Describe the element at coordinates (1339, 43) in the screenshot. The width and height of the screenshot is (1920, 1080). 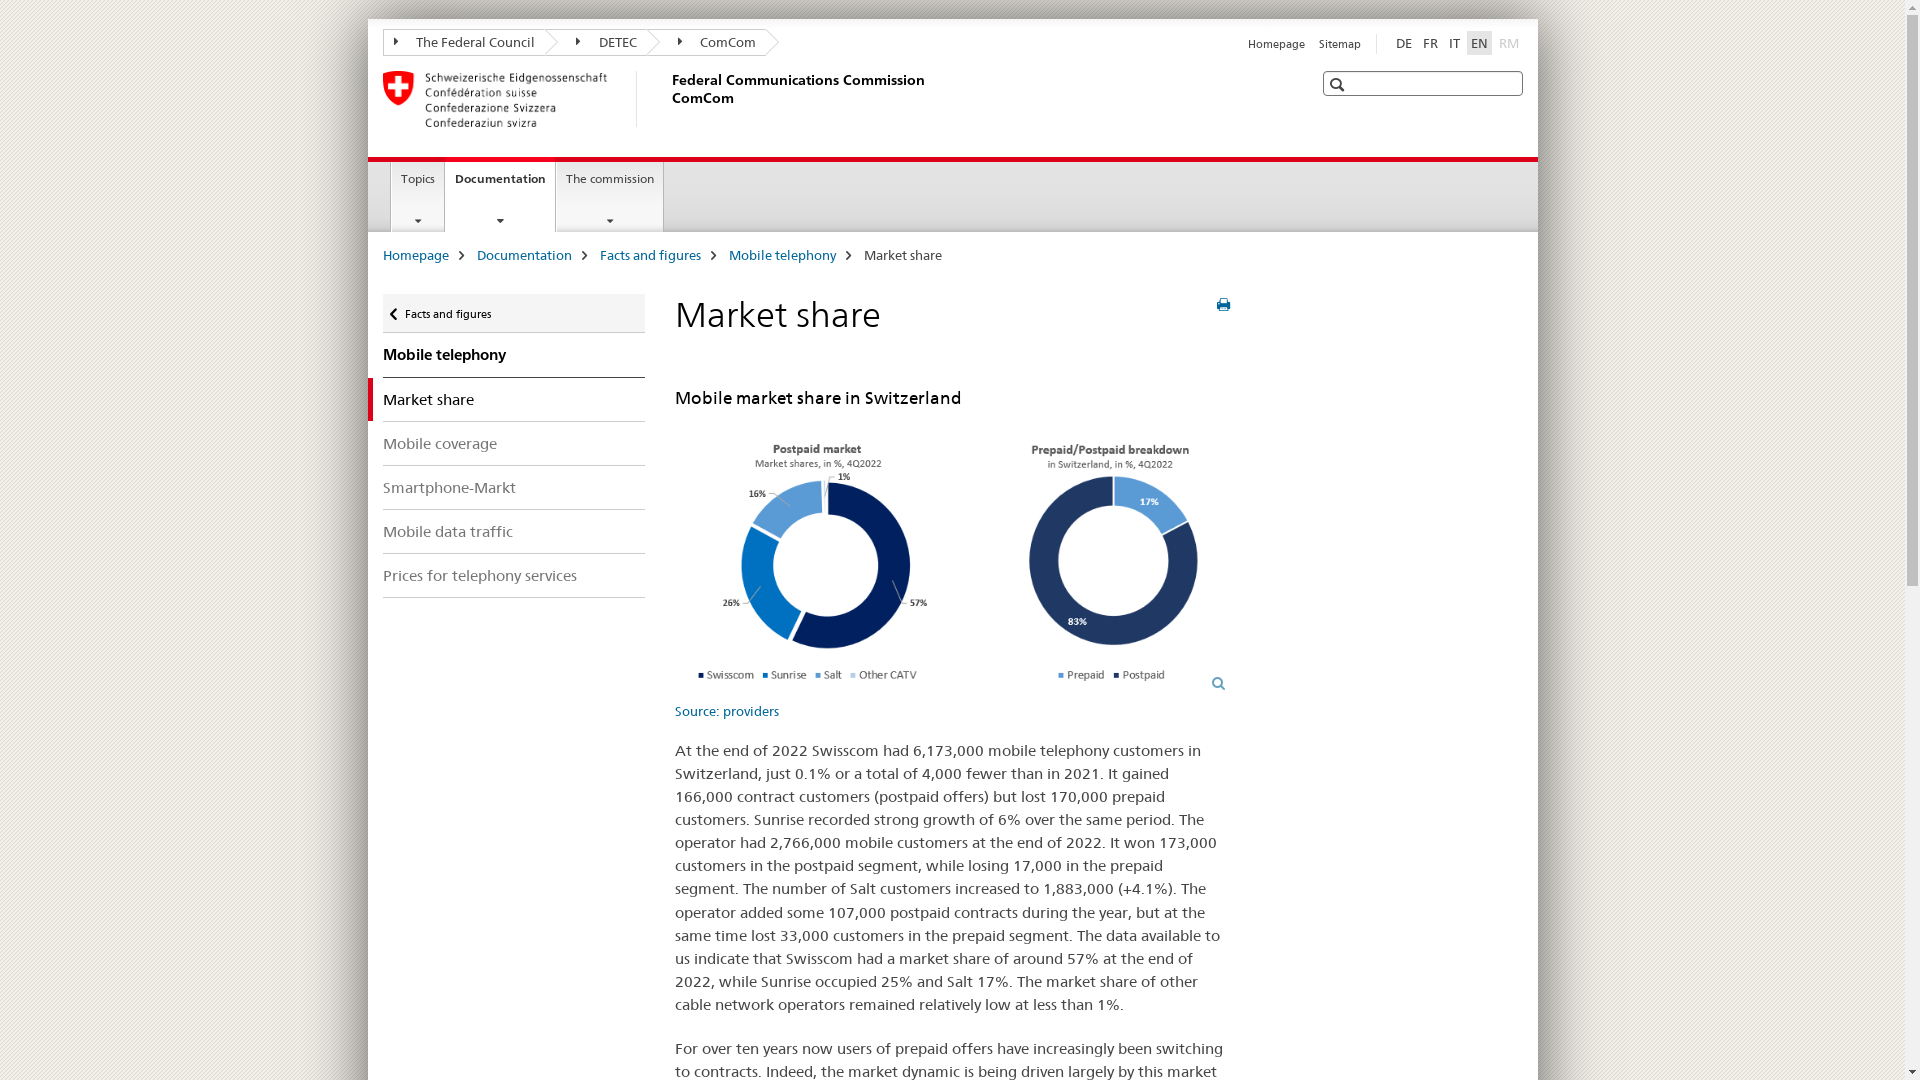
I see `'Sitemap'` at that location.